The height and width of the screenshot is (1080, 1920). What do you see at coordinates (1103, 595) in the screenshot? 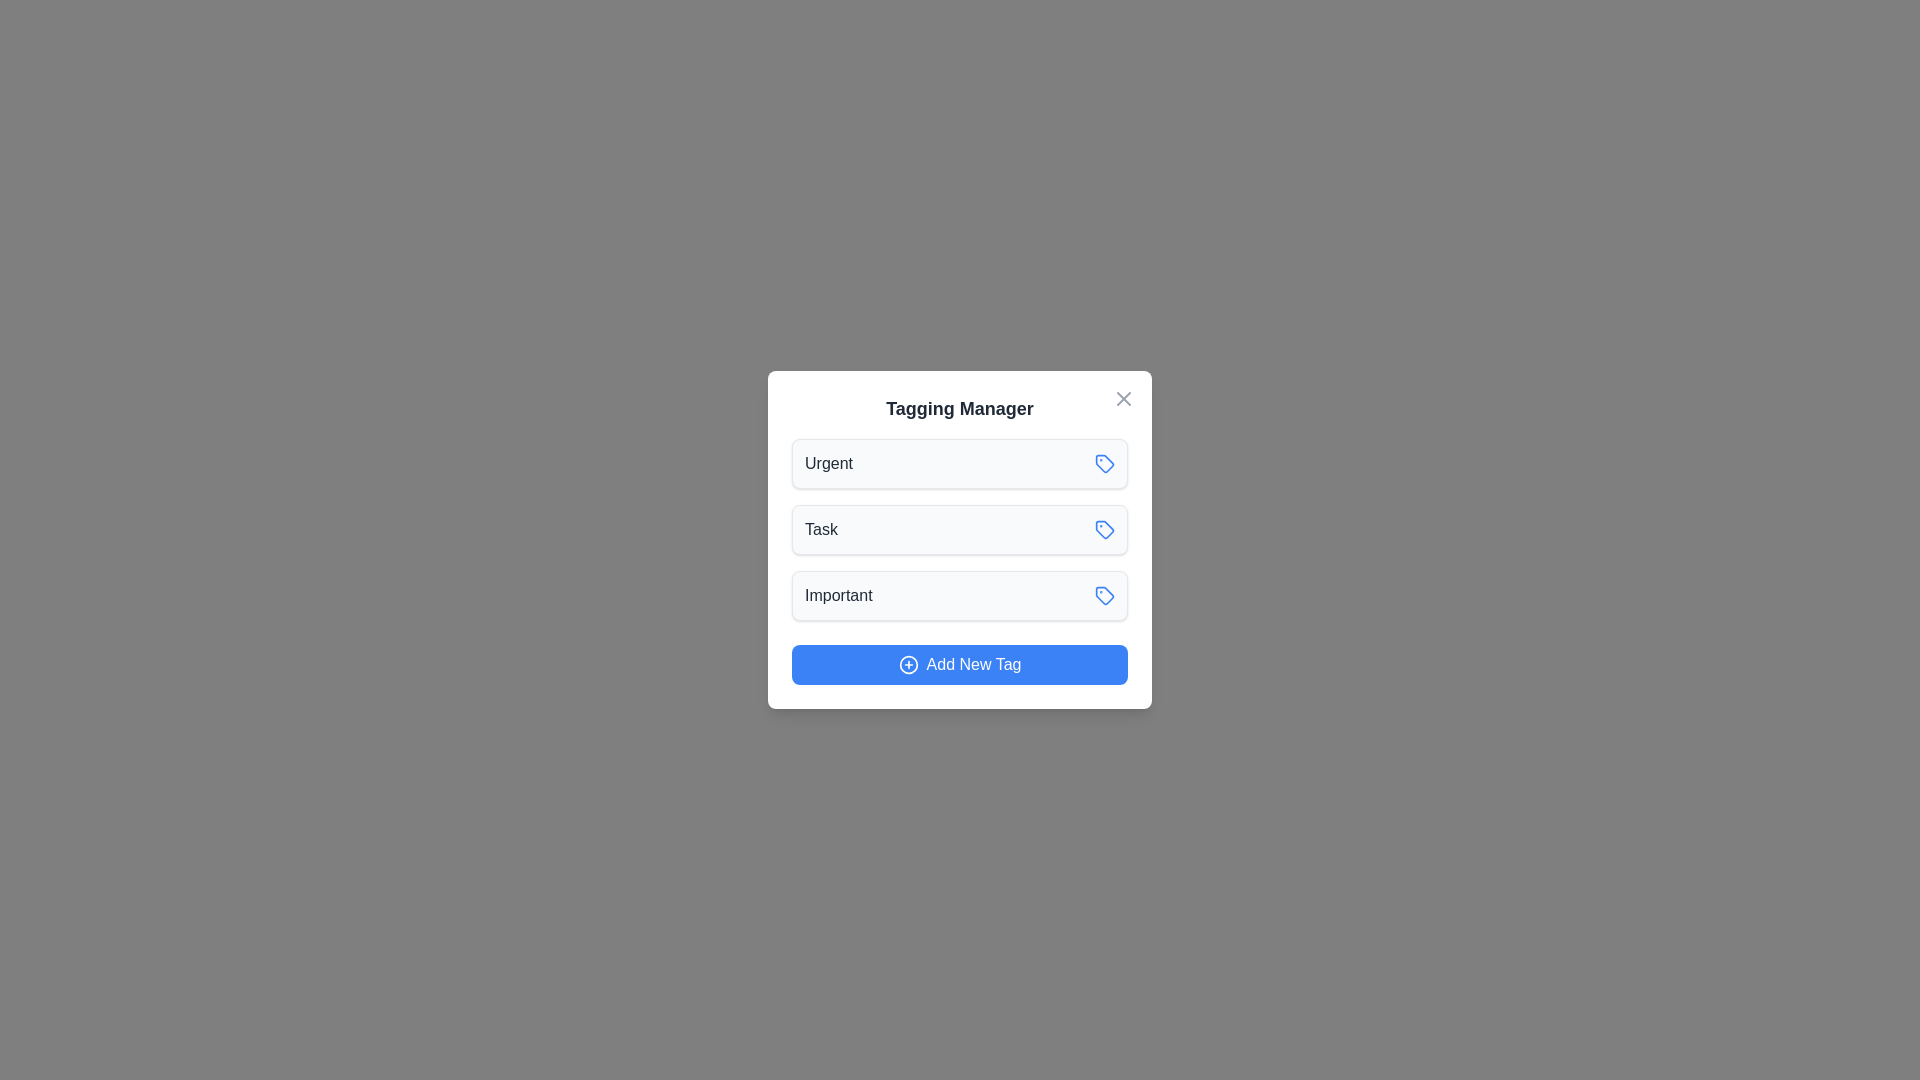
I see `the tag icon corresponding to Important to view its details` at bounding box center [1103, 595].